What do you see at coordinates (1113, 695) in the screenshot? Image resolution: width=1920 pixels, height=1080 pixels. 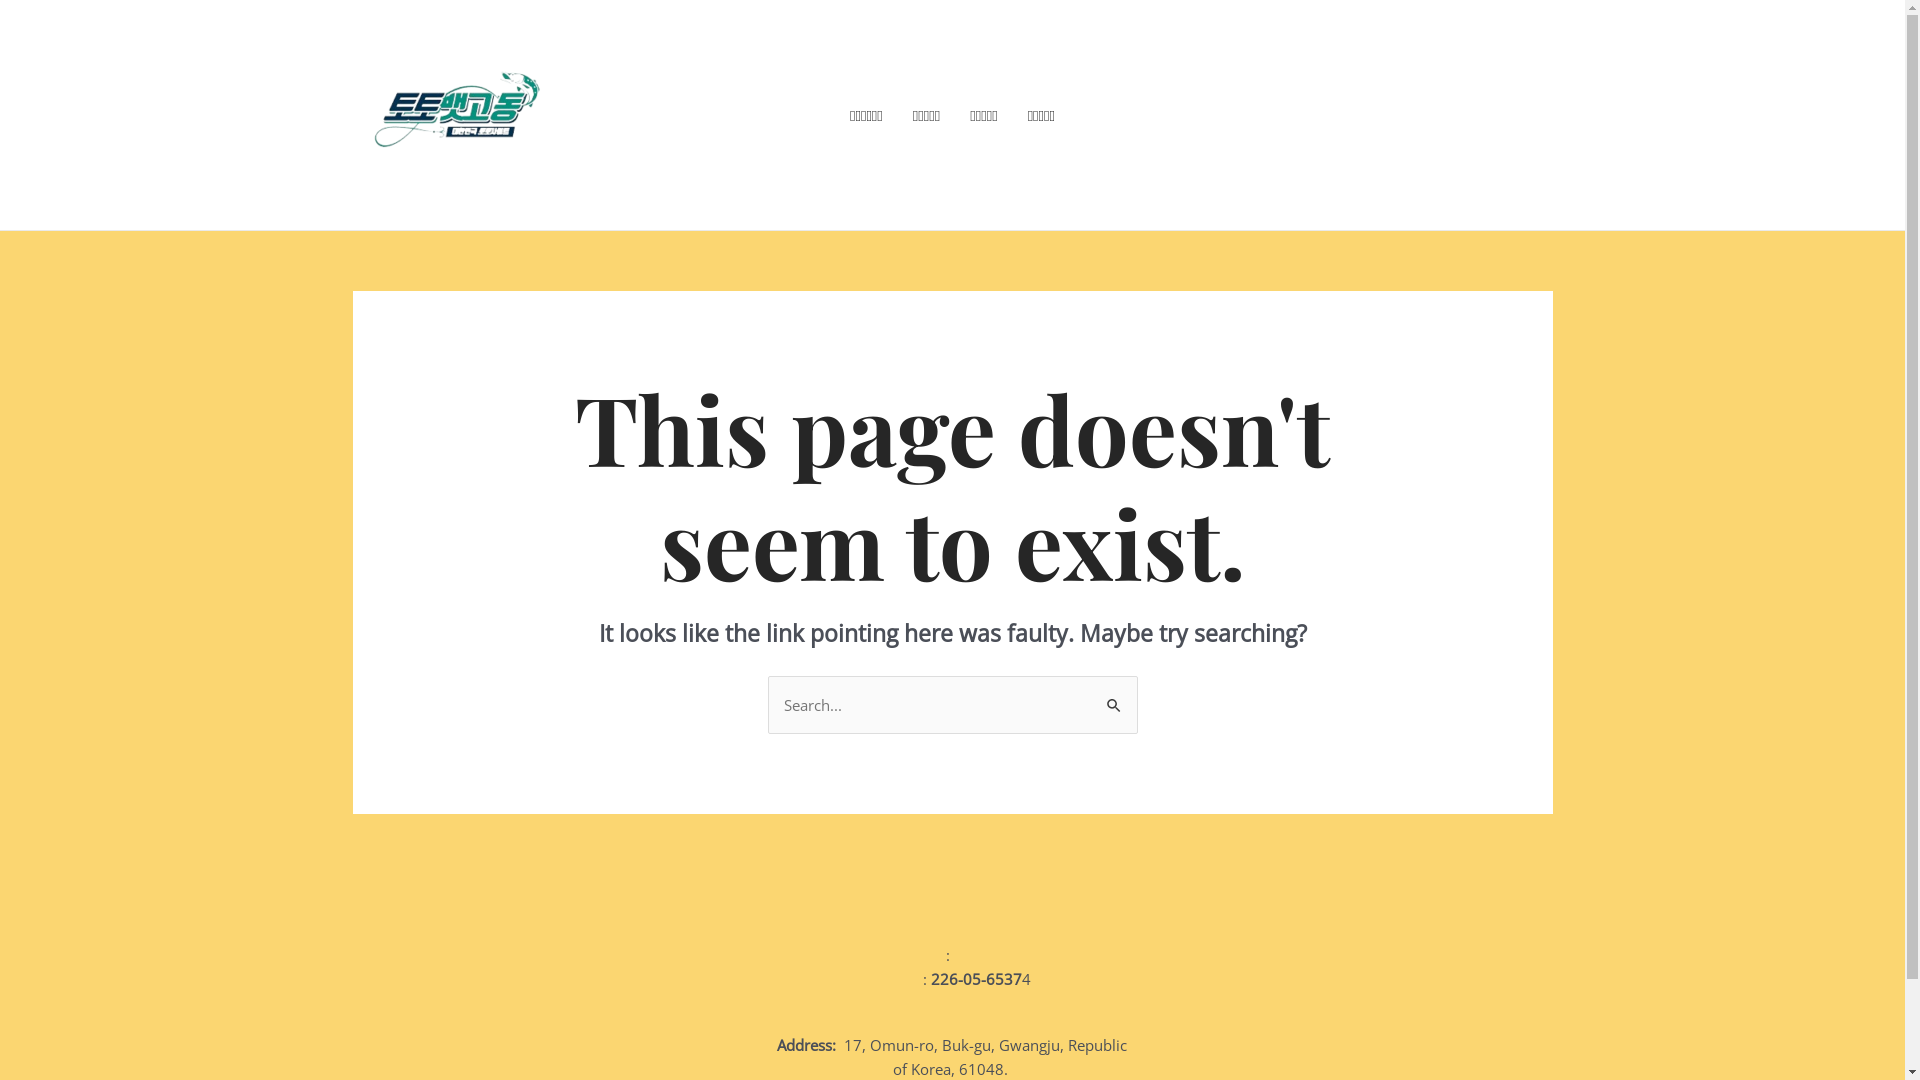 I see `'Search'` at bounding box center [1113, 695].